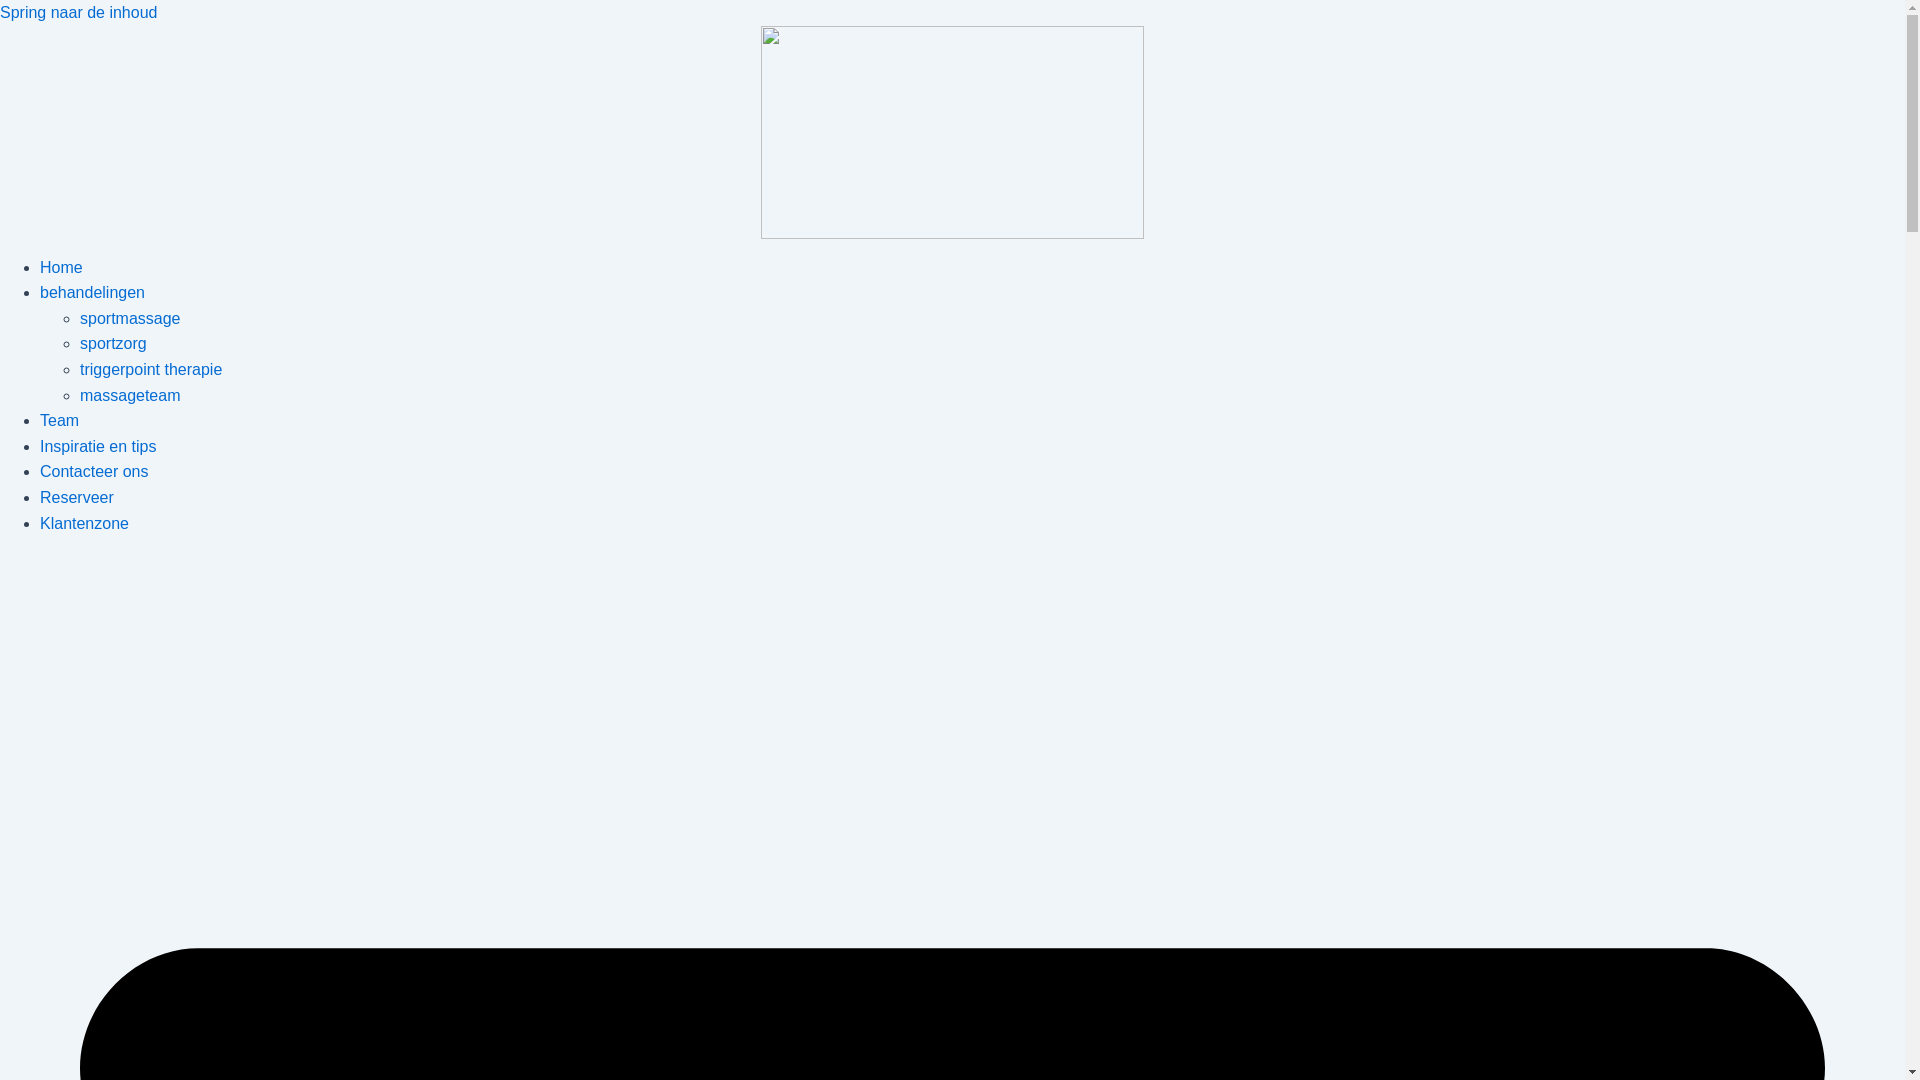  What do you see at coordinates (0, 12) in the screenshot?
I see `'Spring naar de inhoud'` at bounding box center [0, 12].